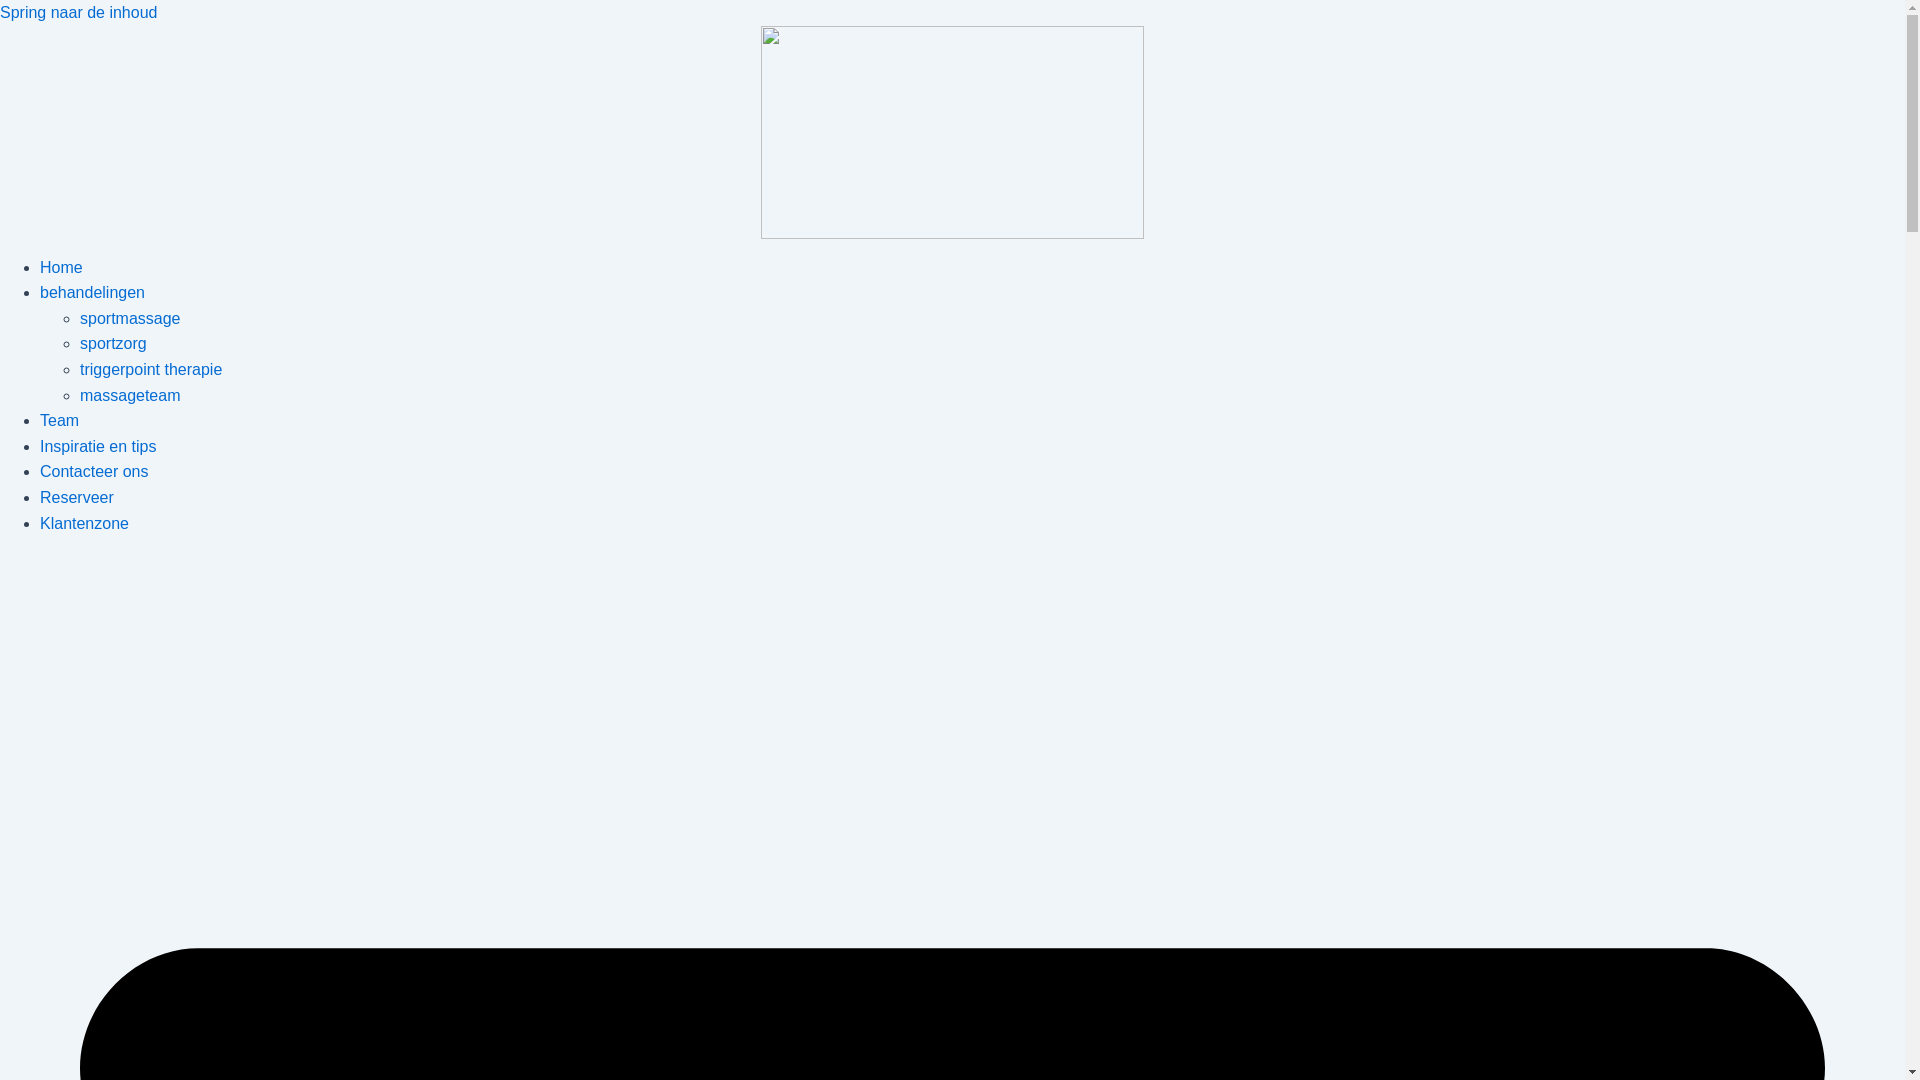  What do you see at coordinates (0, 12) in the screenshot?
I see `'Spring naar de inhoud'` at bounding box center [0, 12].